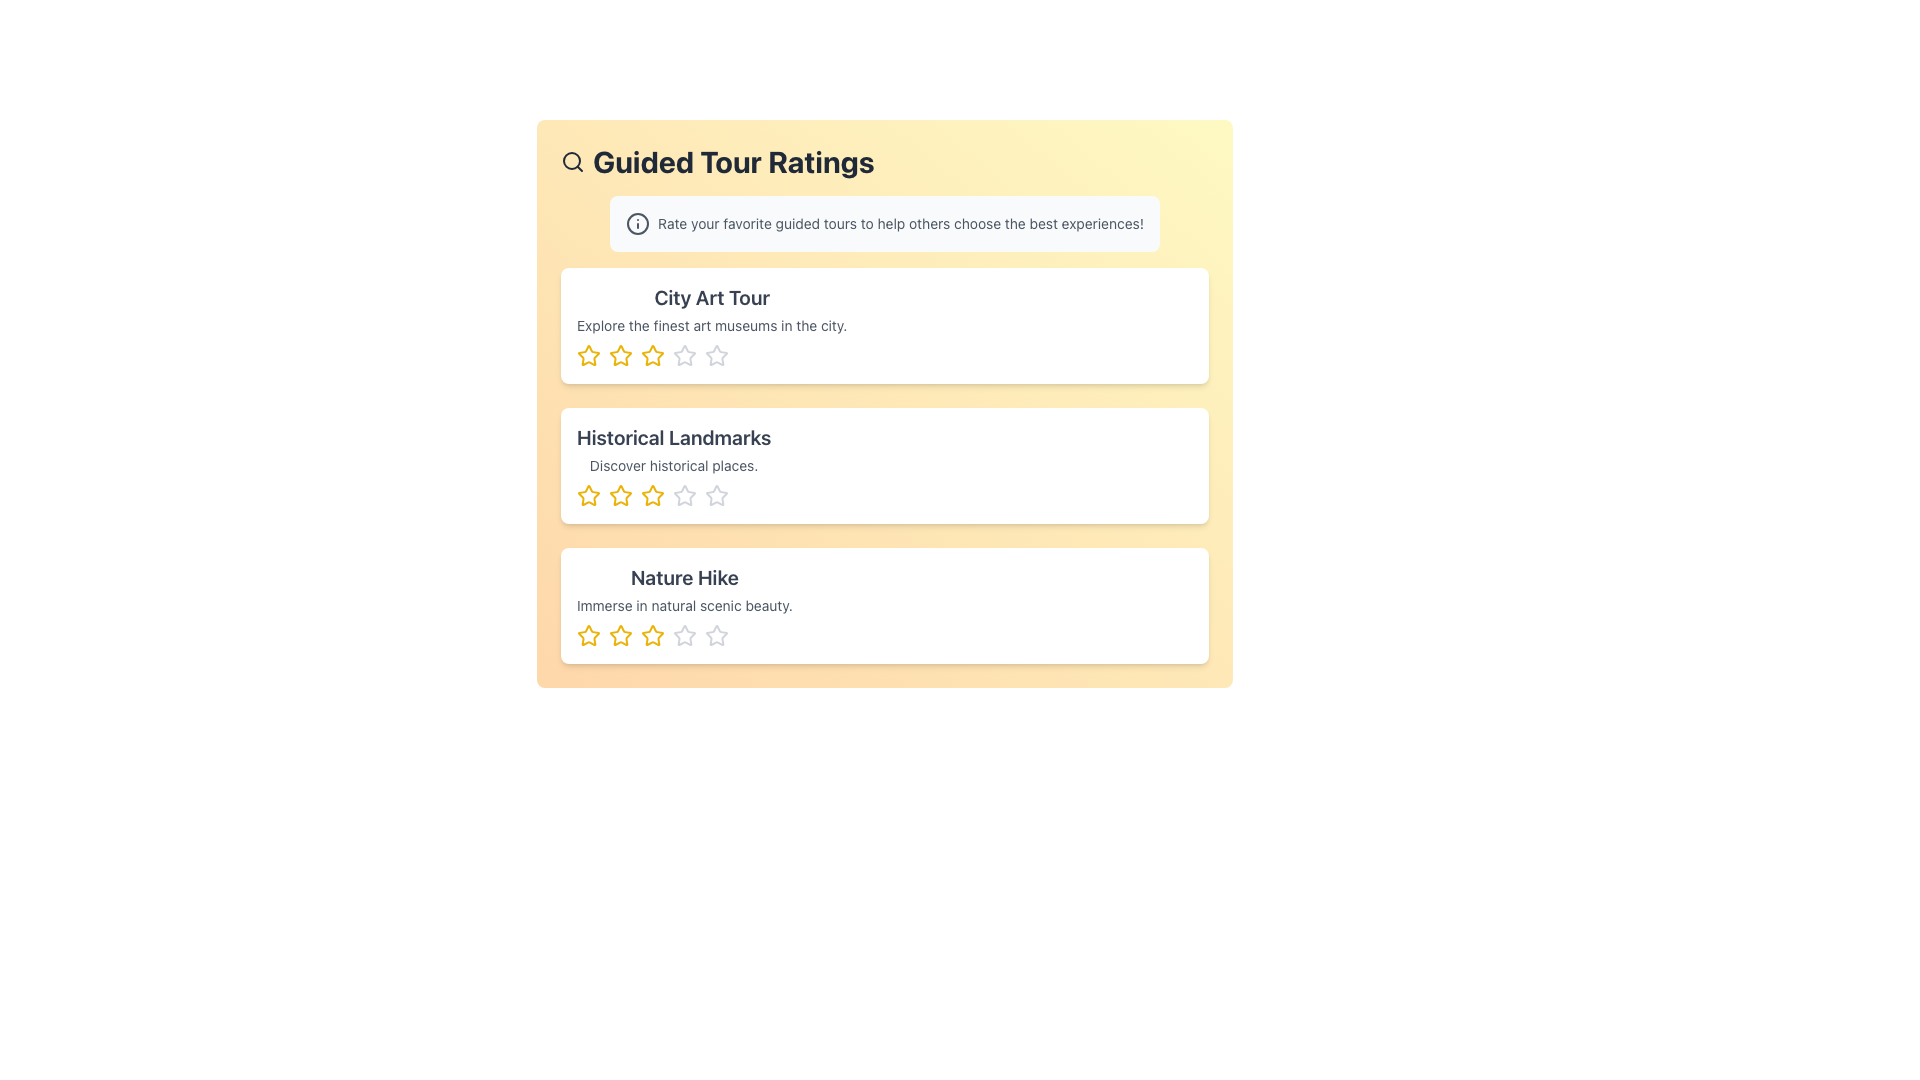  I want to click on the first rating star in the 'City Art Tour' section, so click(588, 354).